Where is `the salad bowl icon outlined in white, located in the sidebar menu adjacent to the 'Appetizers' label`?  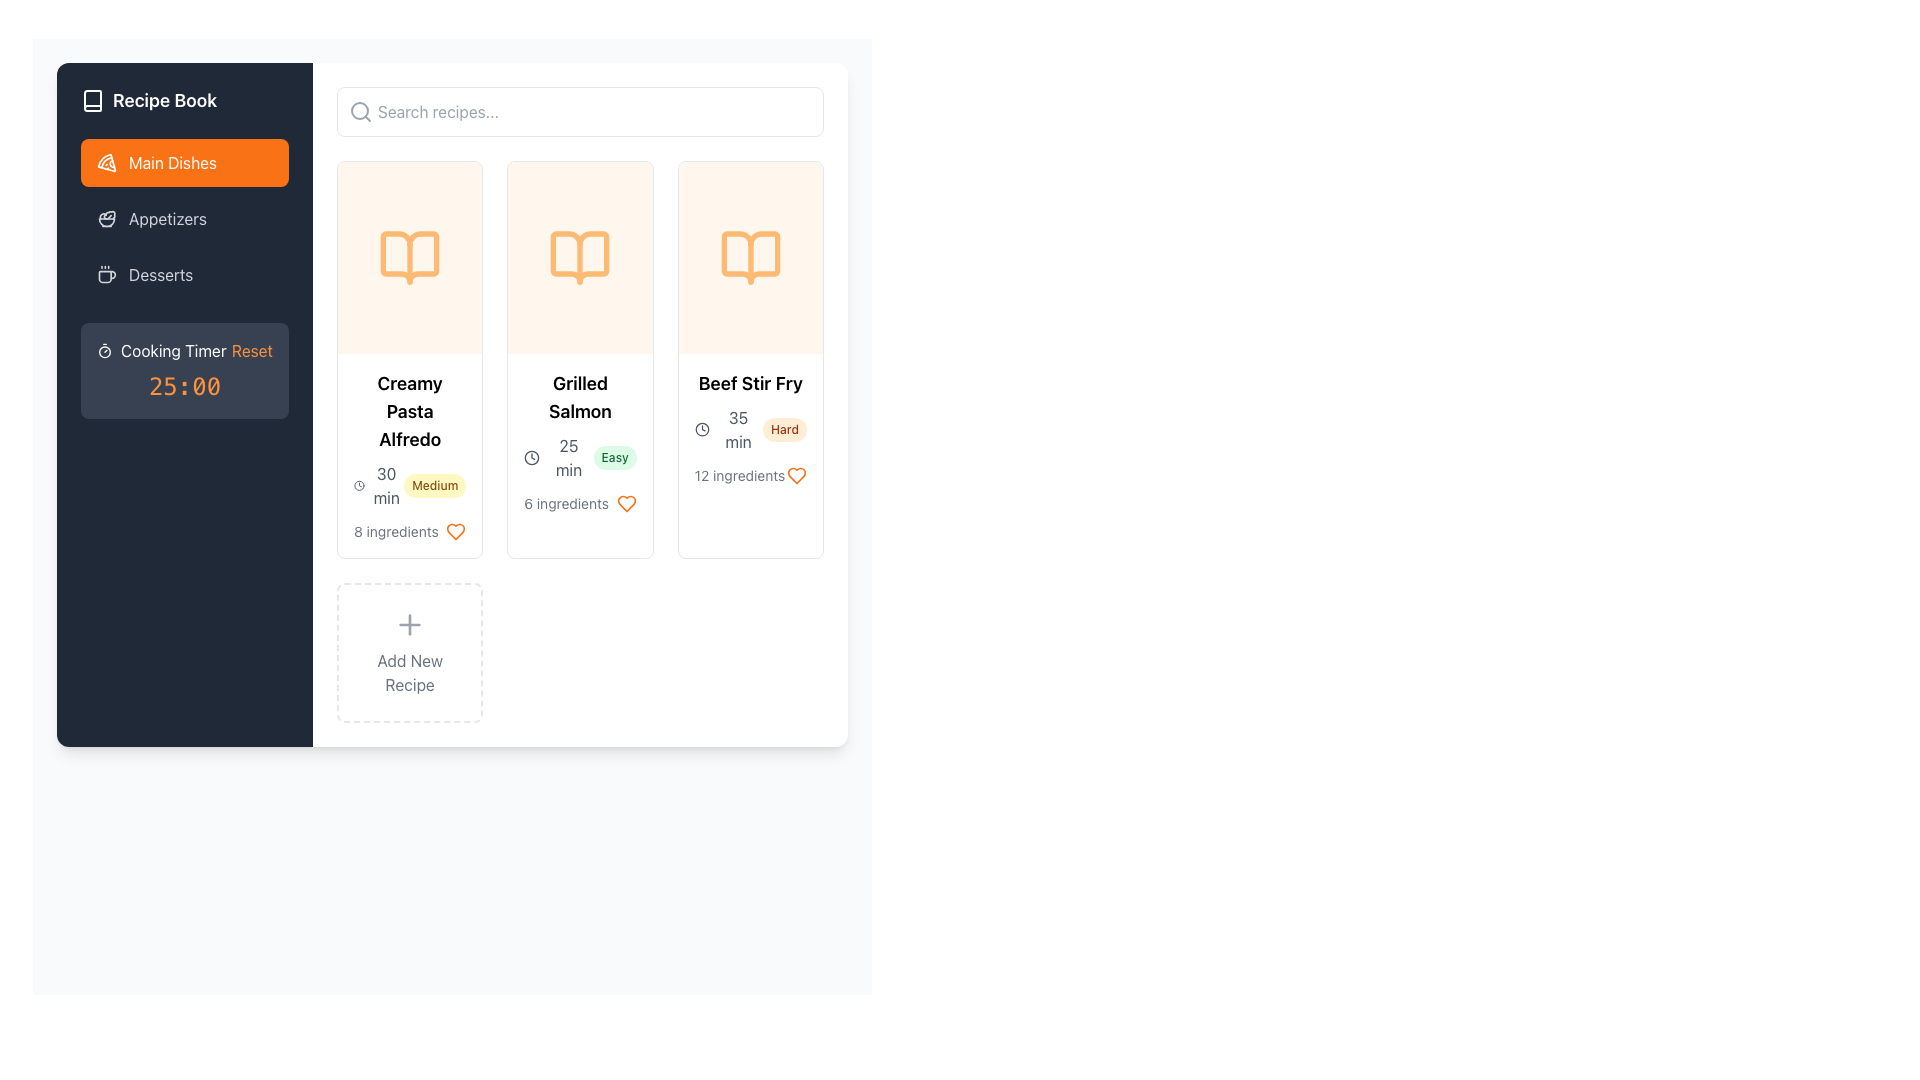 the salad bowl icon outlined in white, located in the sidebar menu adjacent to the 'Appetizers' label is located at coordinates (105, 219).